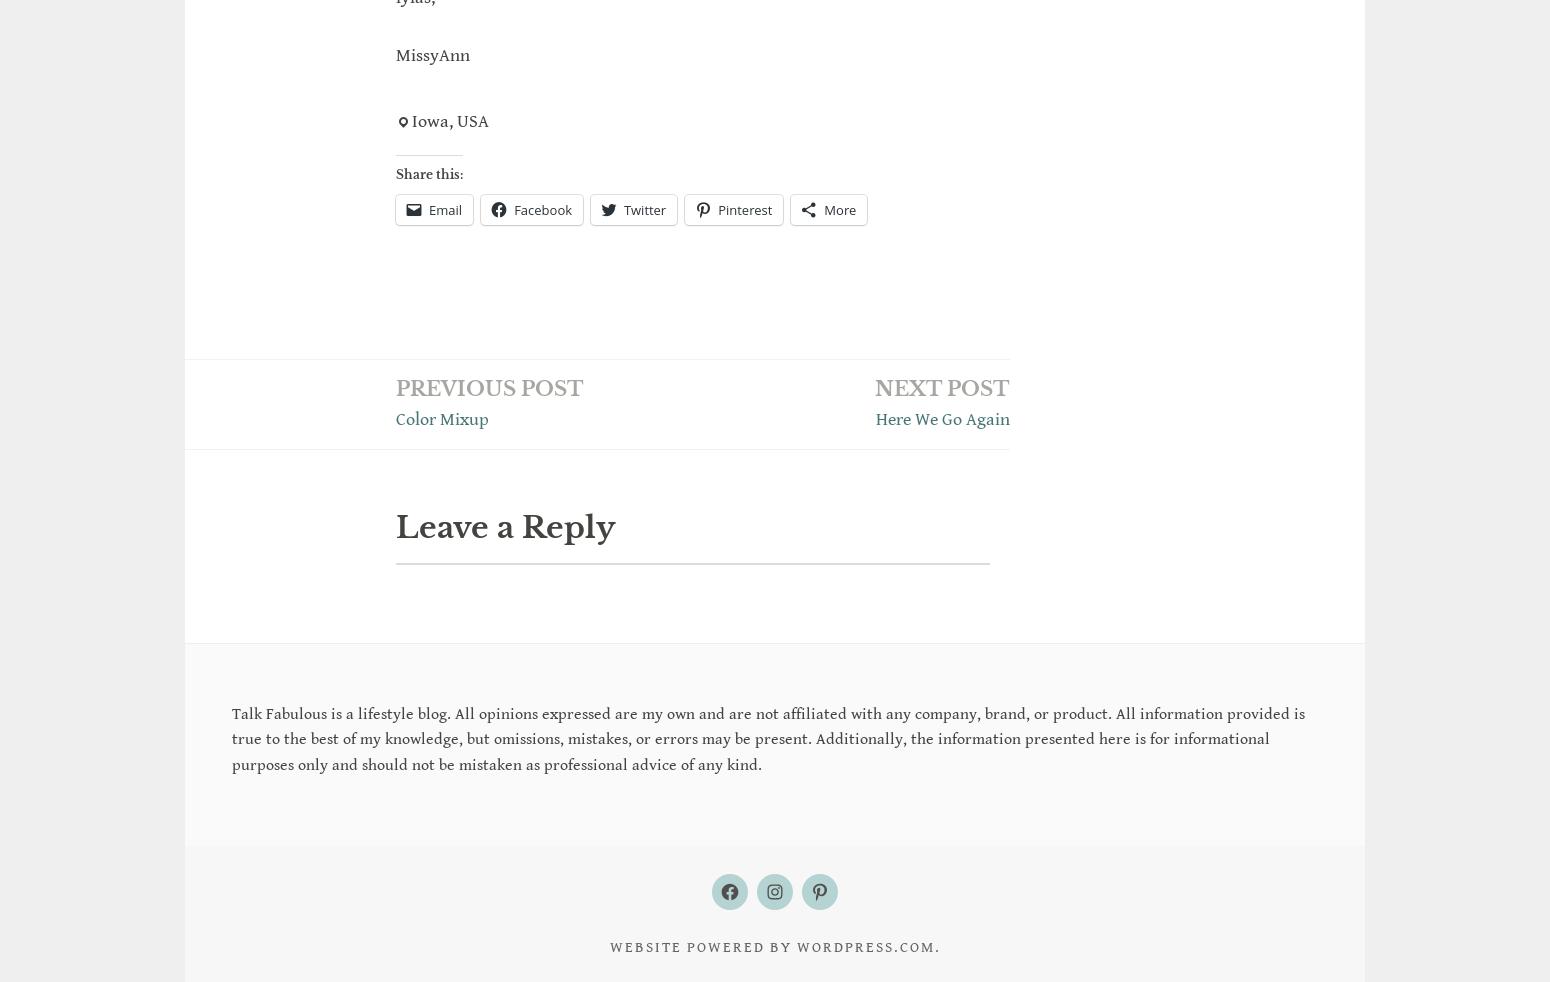  Describe the element at coordinates (768, 904) in the screenshot. I see `'Talk Fabulous is a lifestyle blog. All opinions expressed are my own and are not affiliated with any company, brand, or product. All information provided is true to the best of my knowledge, but omissions, mistakes, or errors may be present. Additionally, the information presented here is for informational purposes only and should not be mistaken as professional advice of any kind.'` at that location.